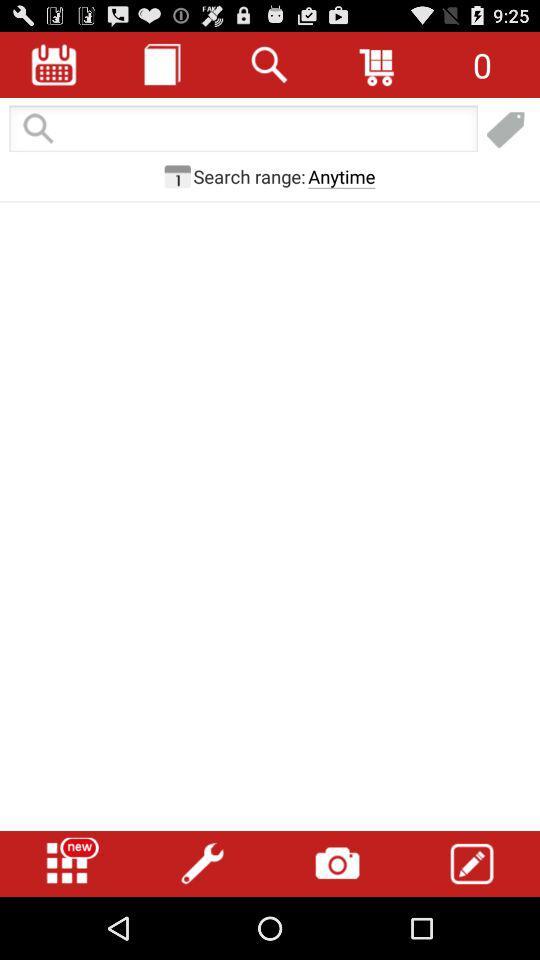 The width and height of the screenshot is (540, 960). What do you see at coordinates (249, 175) in the screenshot?
I see `search range: icon` at bounding box center [249, 175].